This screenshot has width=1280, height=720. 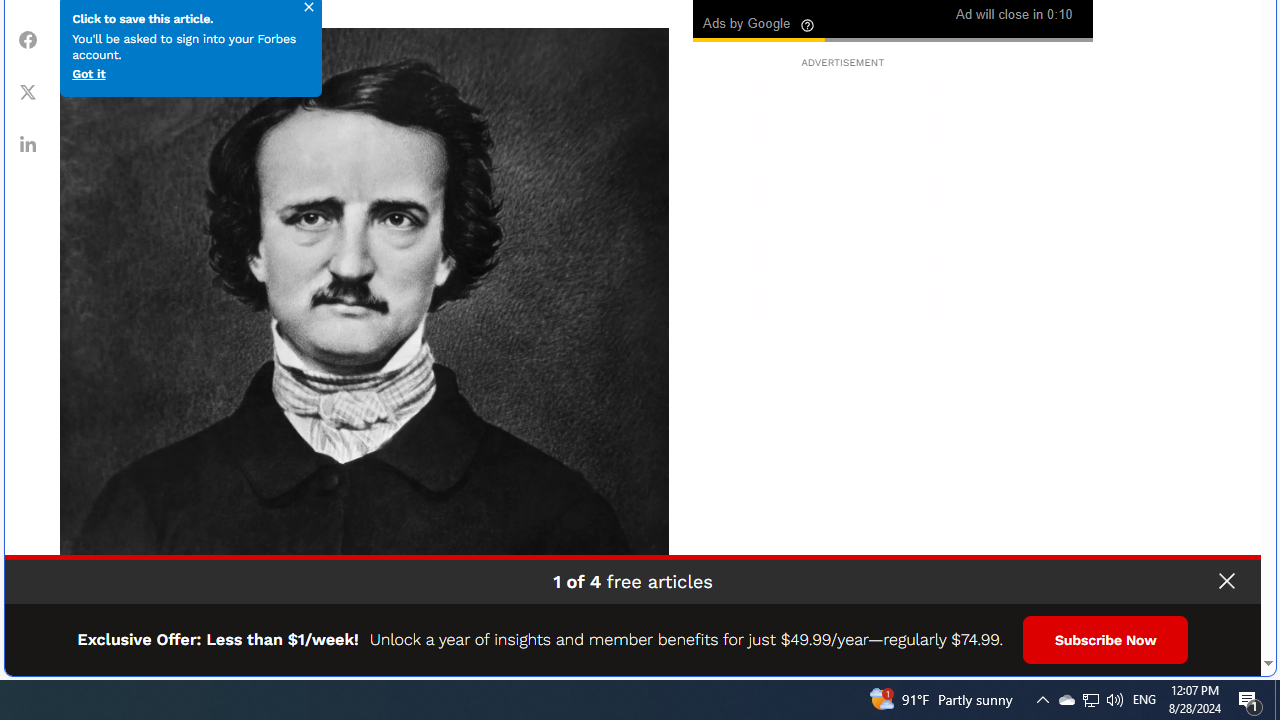 What do you see at coordinates (28, 142) in the screenshot?
I see `'Share Linkedin'` at bounding box center [28, 142].